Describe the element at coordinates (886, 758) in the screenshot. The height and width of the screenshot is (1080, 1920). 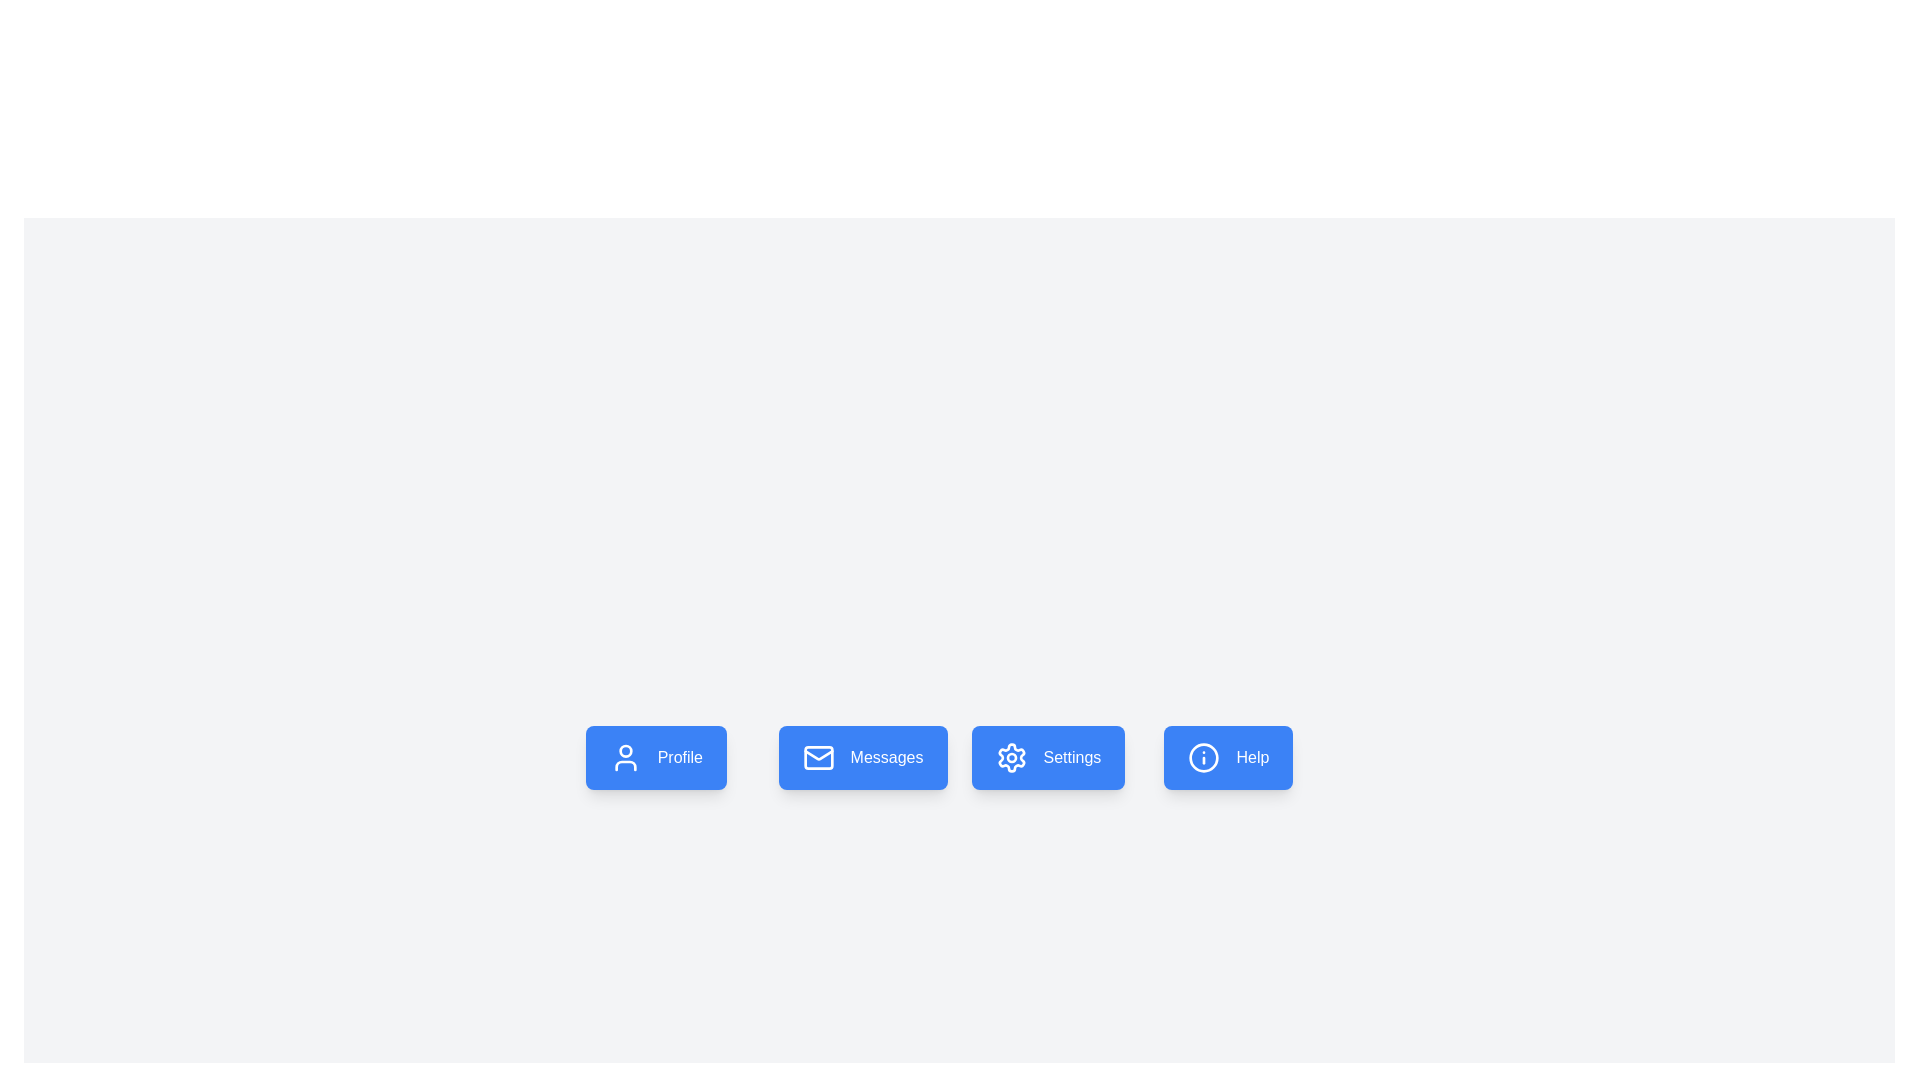
I see `the text label within the second button from the left in the horizontal menu bar` at that location.